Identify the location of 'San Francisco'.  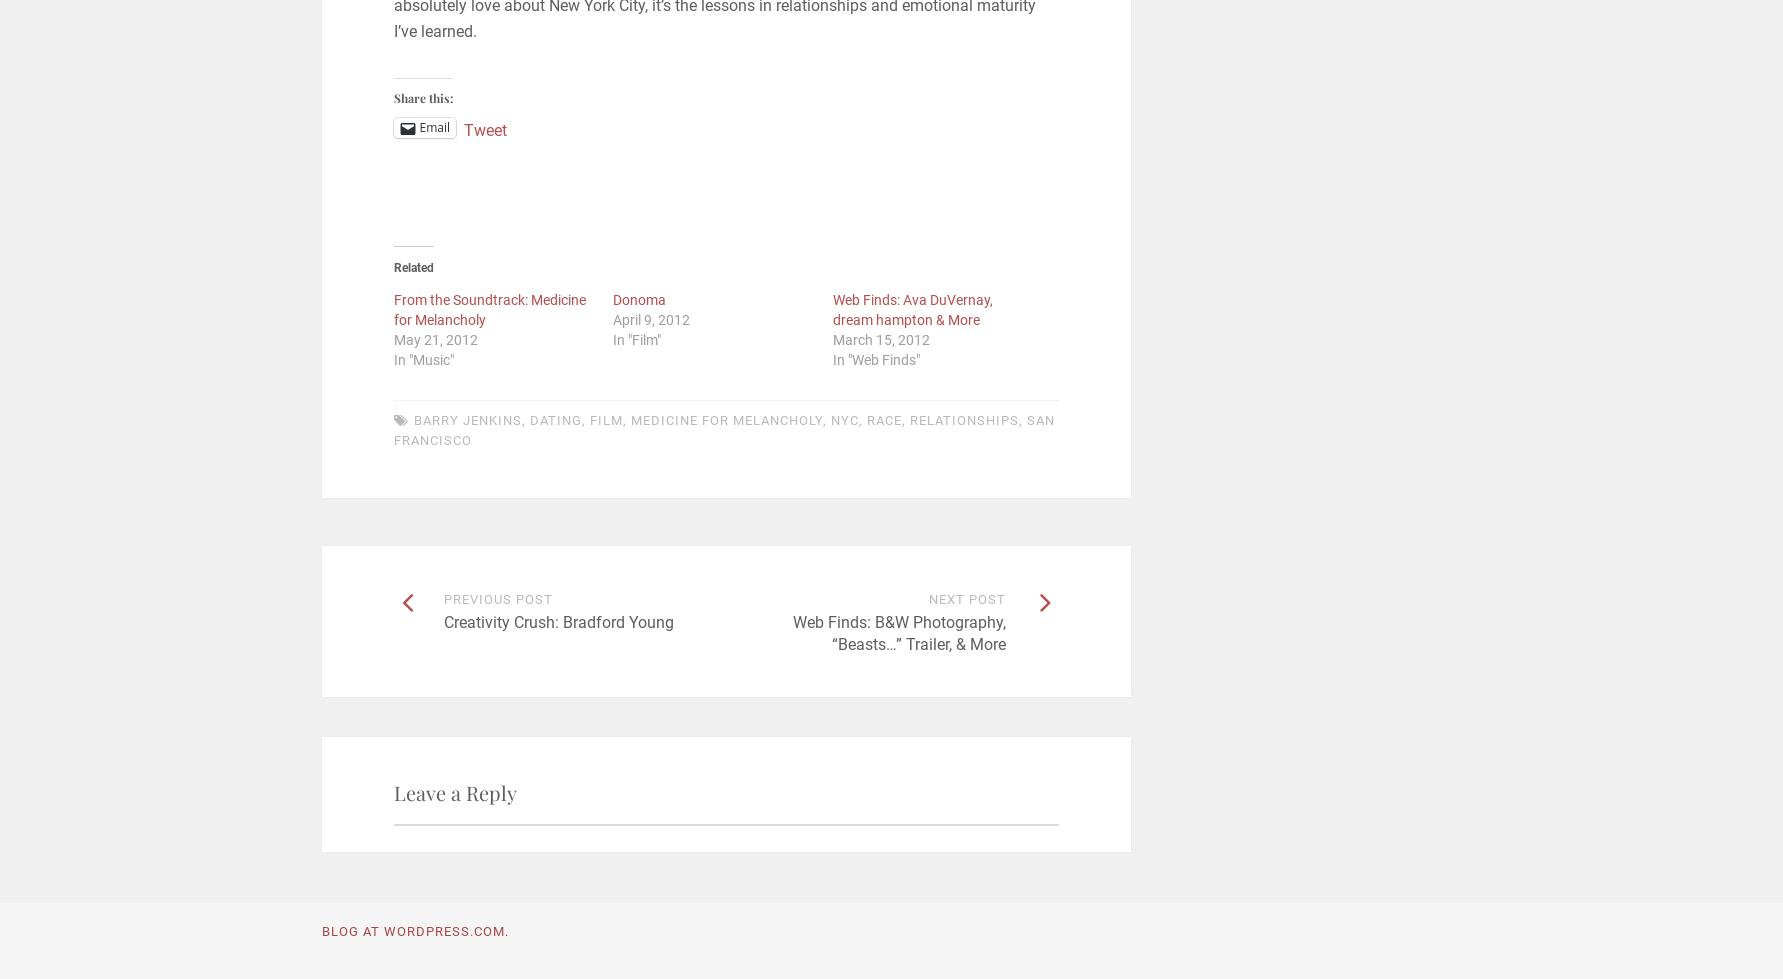
(722, 429).